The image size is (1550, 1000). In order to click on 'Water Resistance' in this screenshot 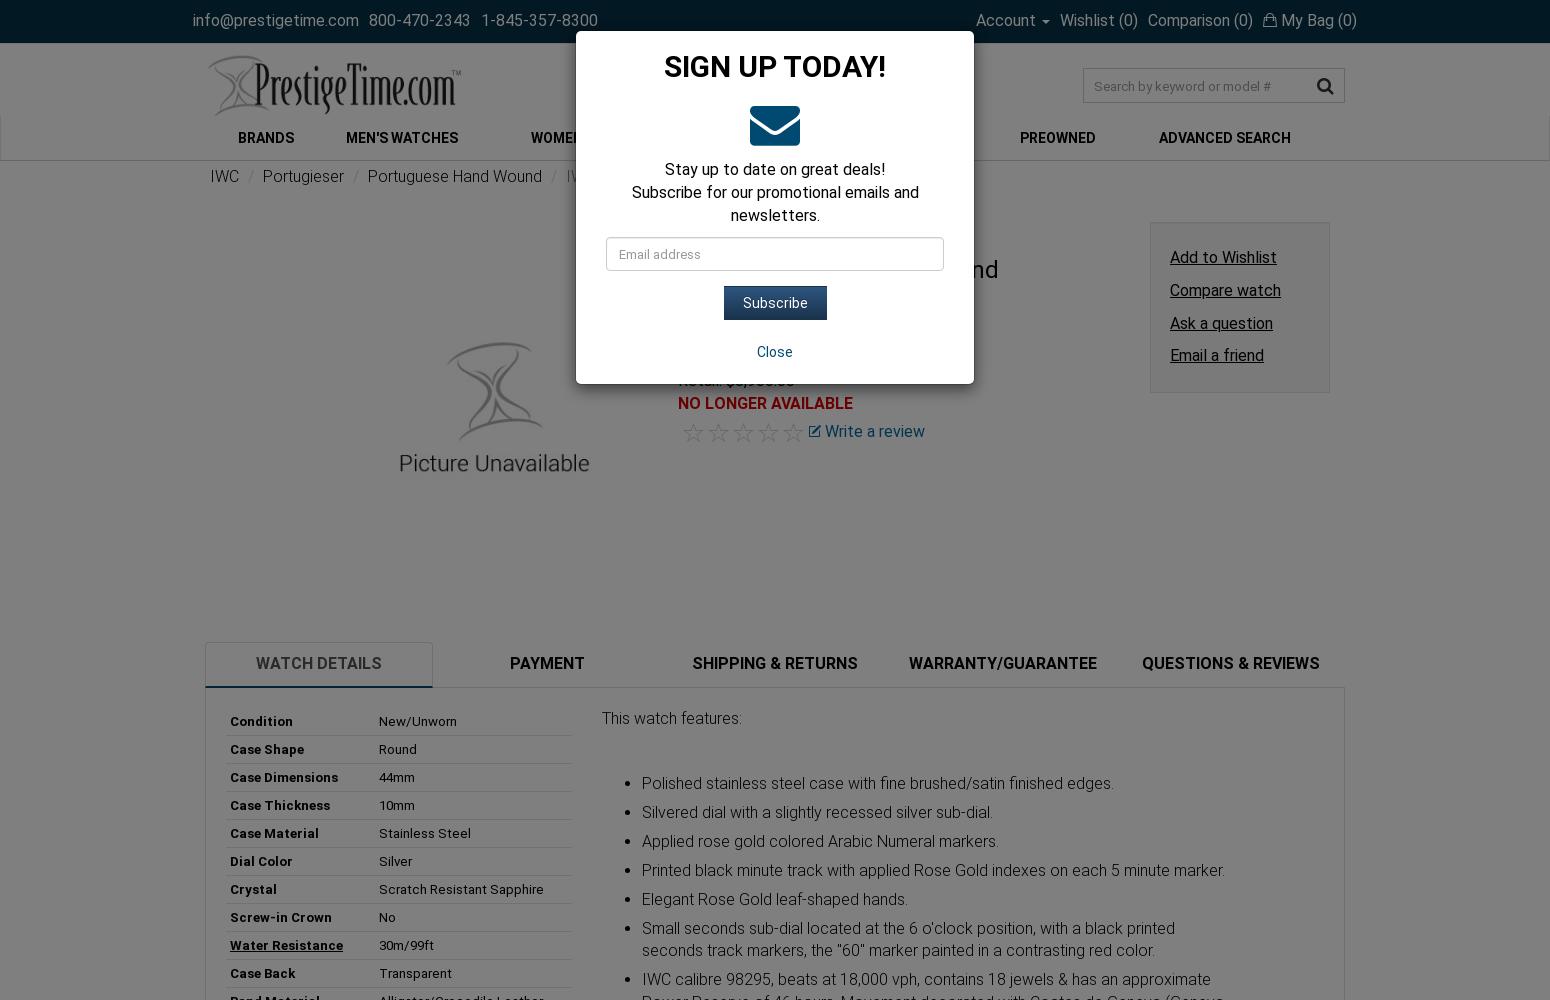, I will do `click(286, 943)`.